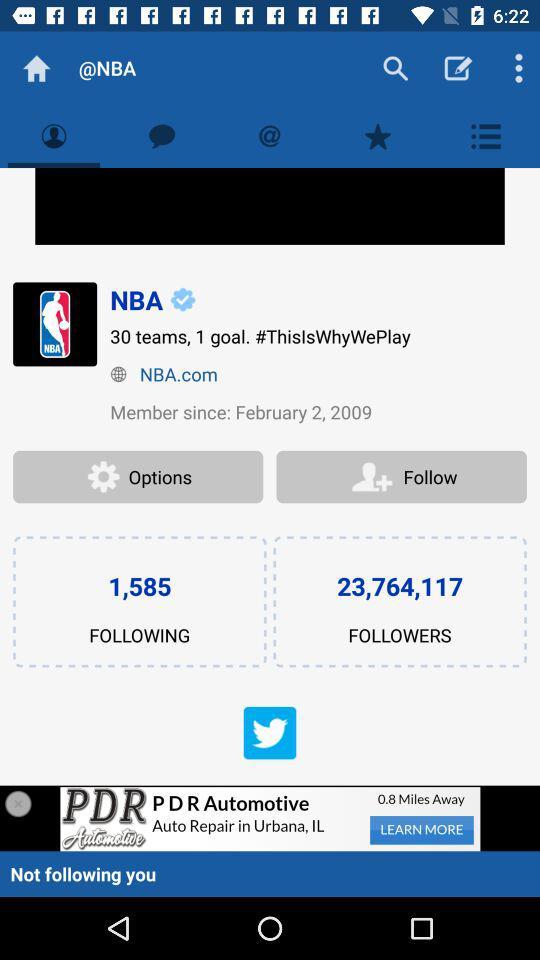  Describe the element at coordinates (458, 68) in the screenshot. I see `edit button which is in between search option and three dot menu` at that location.